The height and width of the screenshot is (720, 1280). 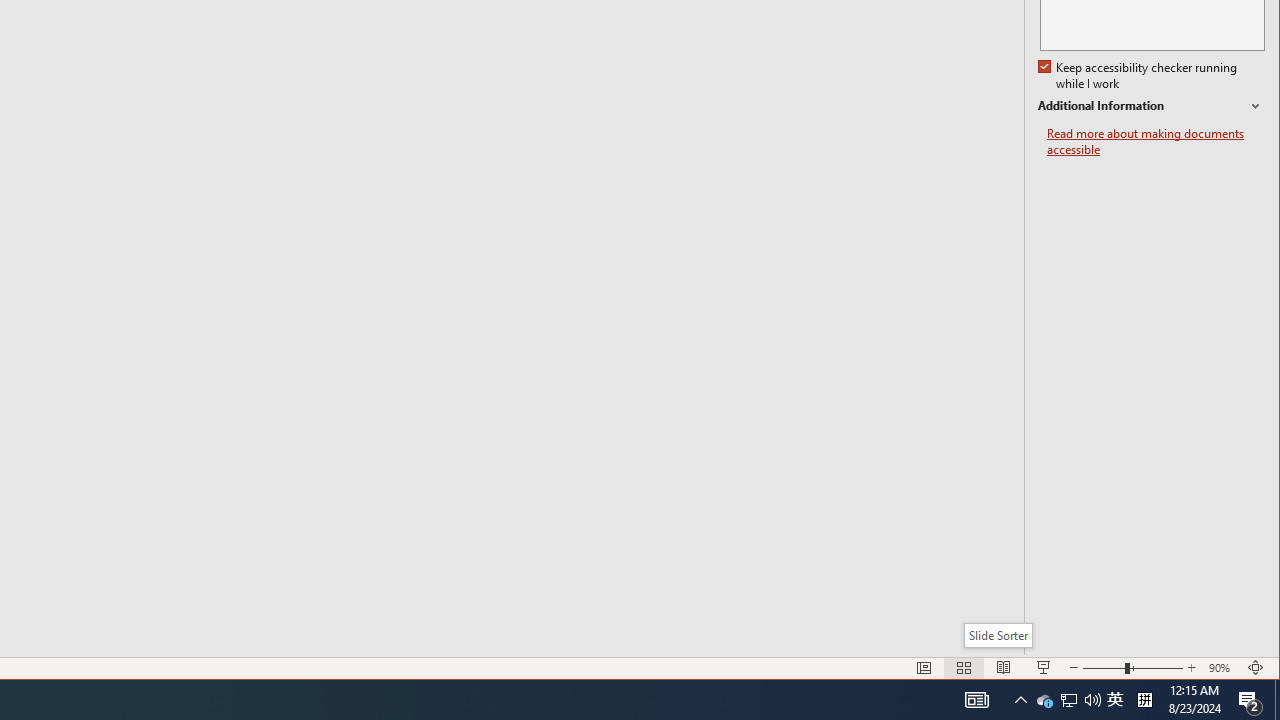 I want to click on 'Show desktop', so click(x=1276, y=698).